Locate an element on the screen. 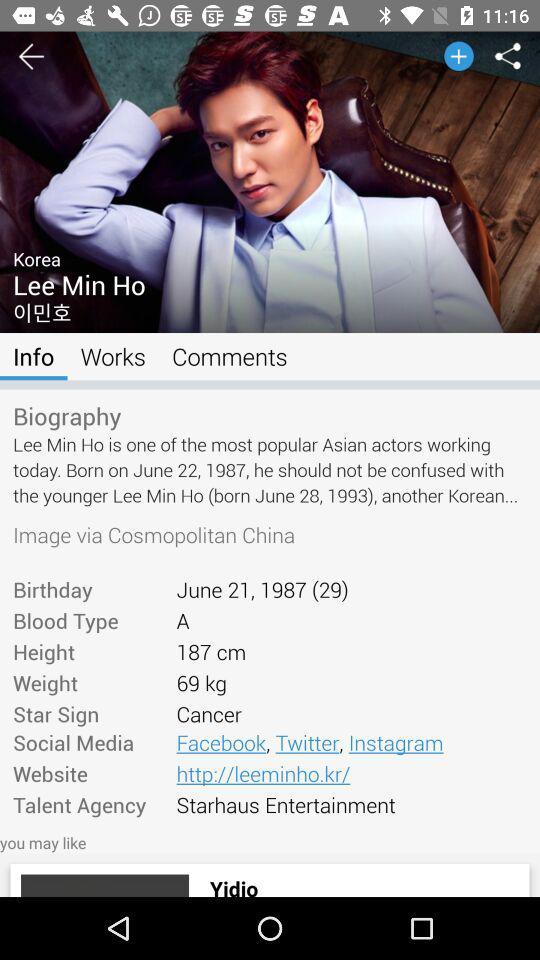 This screenshot has height=960, width=540. the arrow_backward icon is located at coordinates (30, 55).